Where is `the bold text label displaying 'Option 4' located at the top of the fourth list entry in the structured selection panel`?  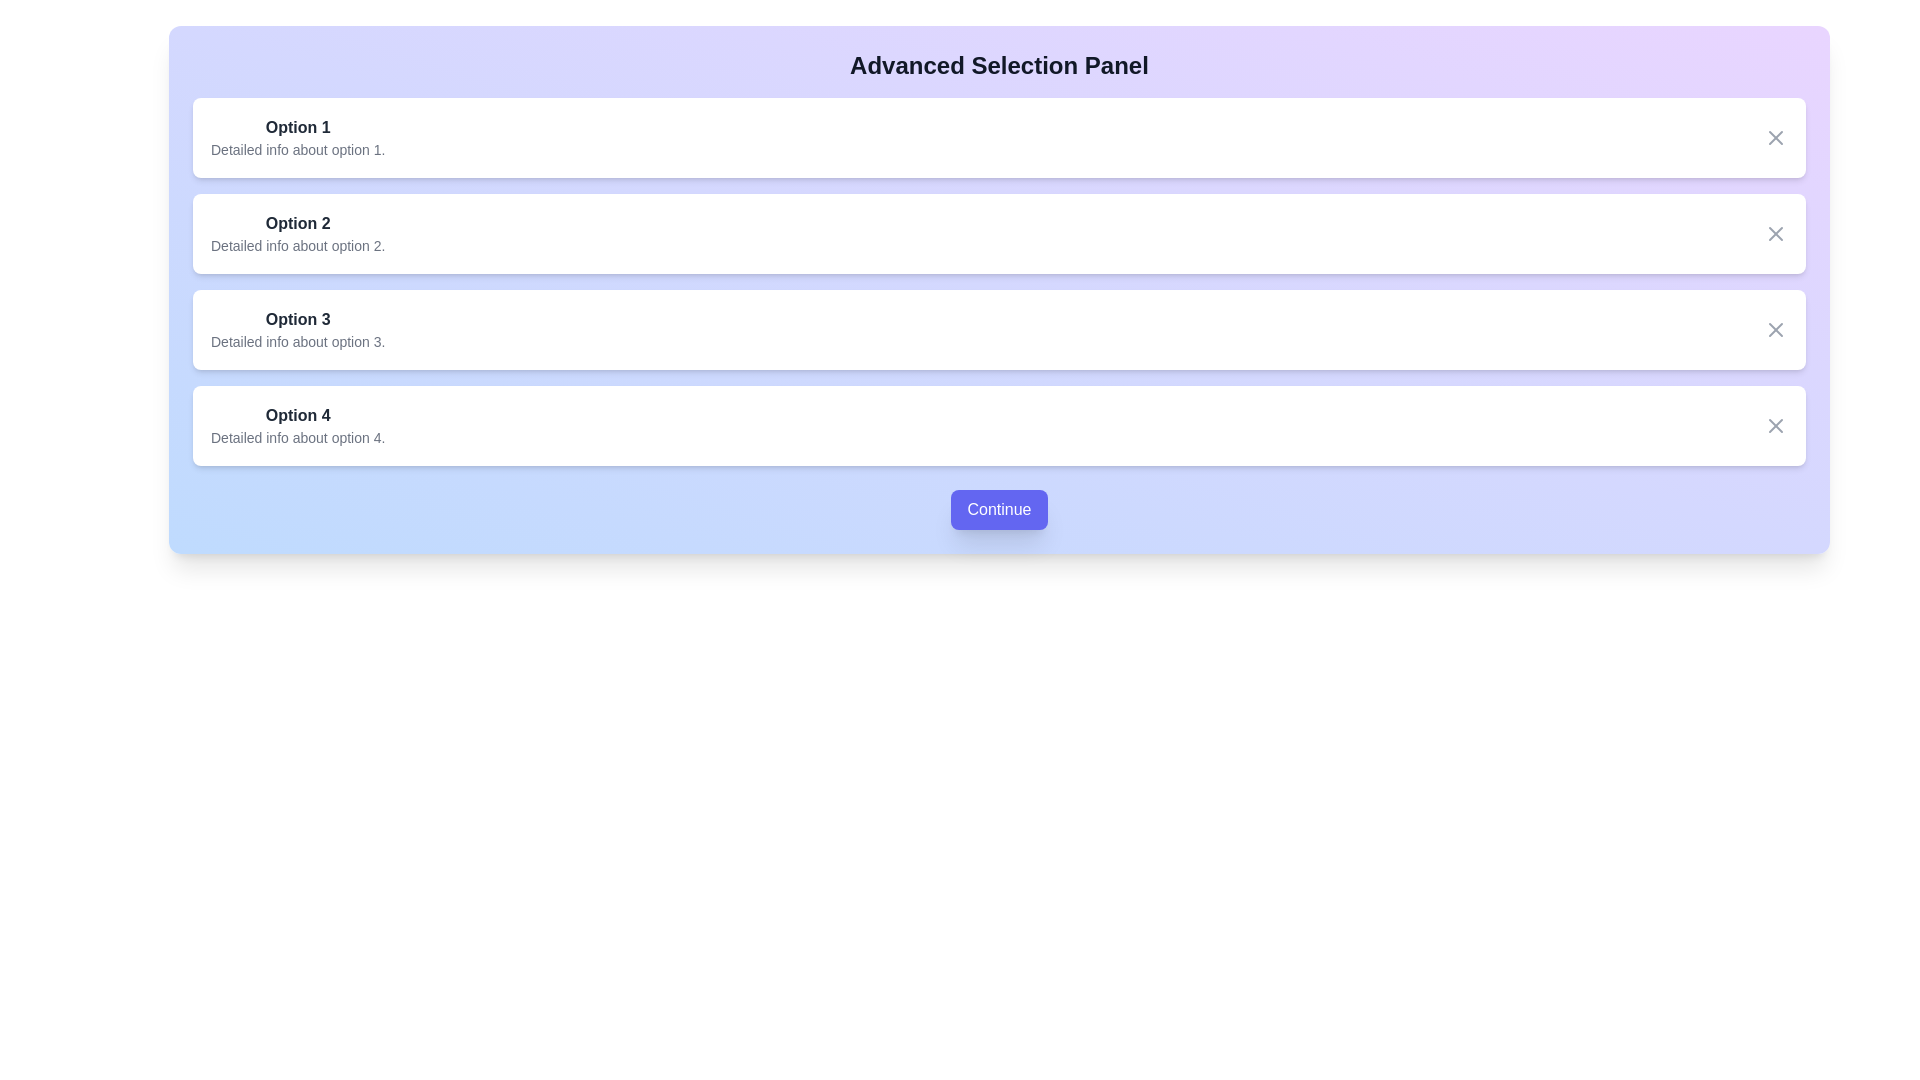 the bold text label displaying 'Option 4' located at the top of the fourth list entry in the structured selection panel is located at coordinates (297, 415).